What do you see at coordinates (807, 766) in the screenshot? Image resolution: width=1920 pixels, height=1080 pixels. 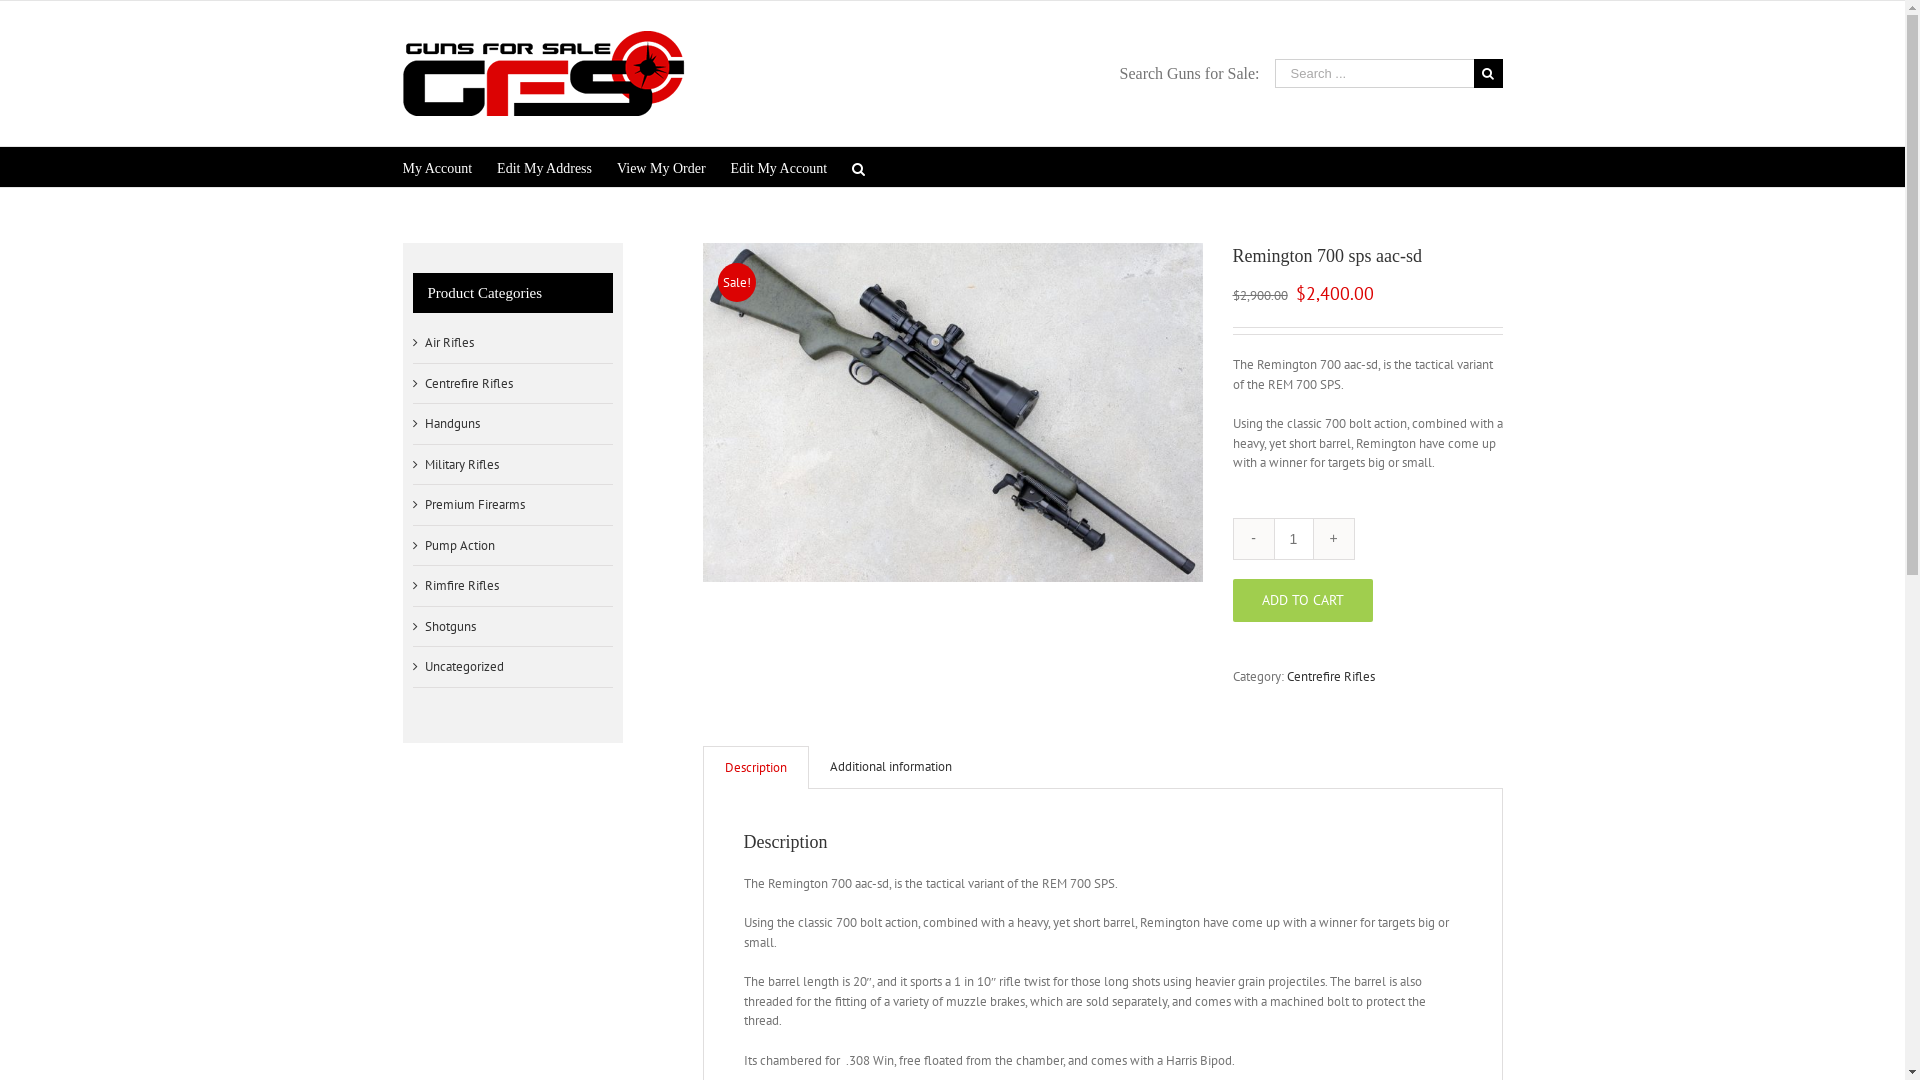 I see `'Additional information'` at bounding box center [807, 766].